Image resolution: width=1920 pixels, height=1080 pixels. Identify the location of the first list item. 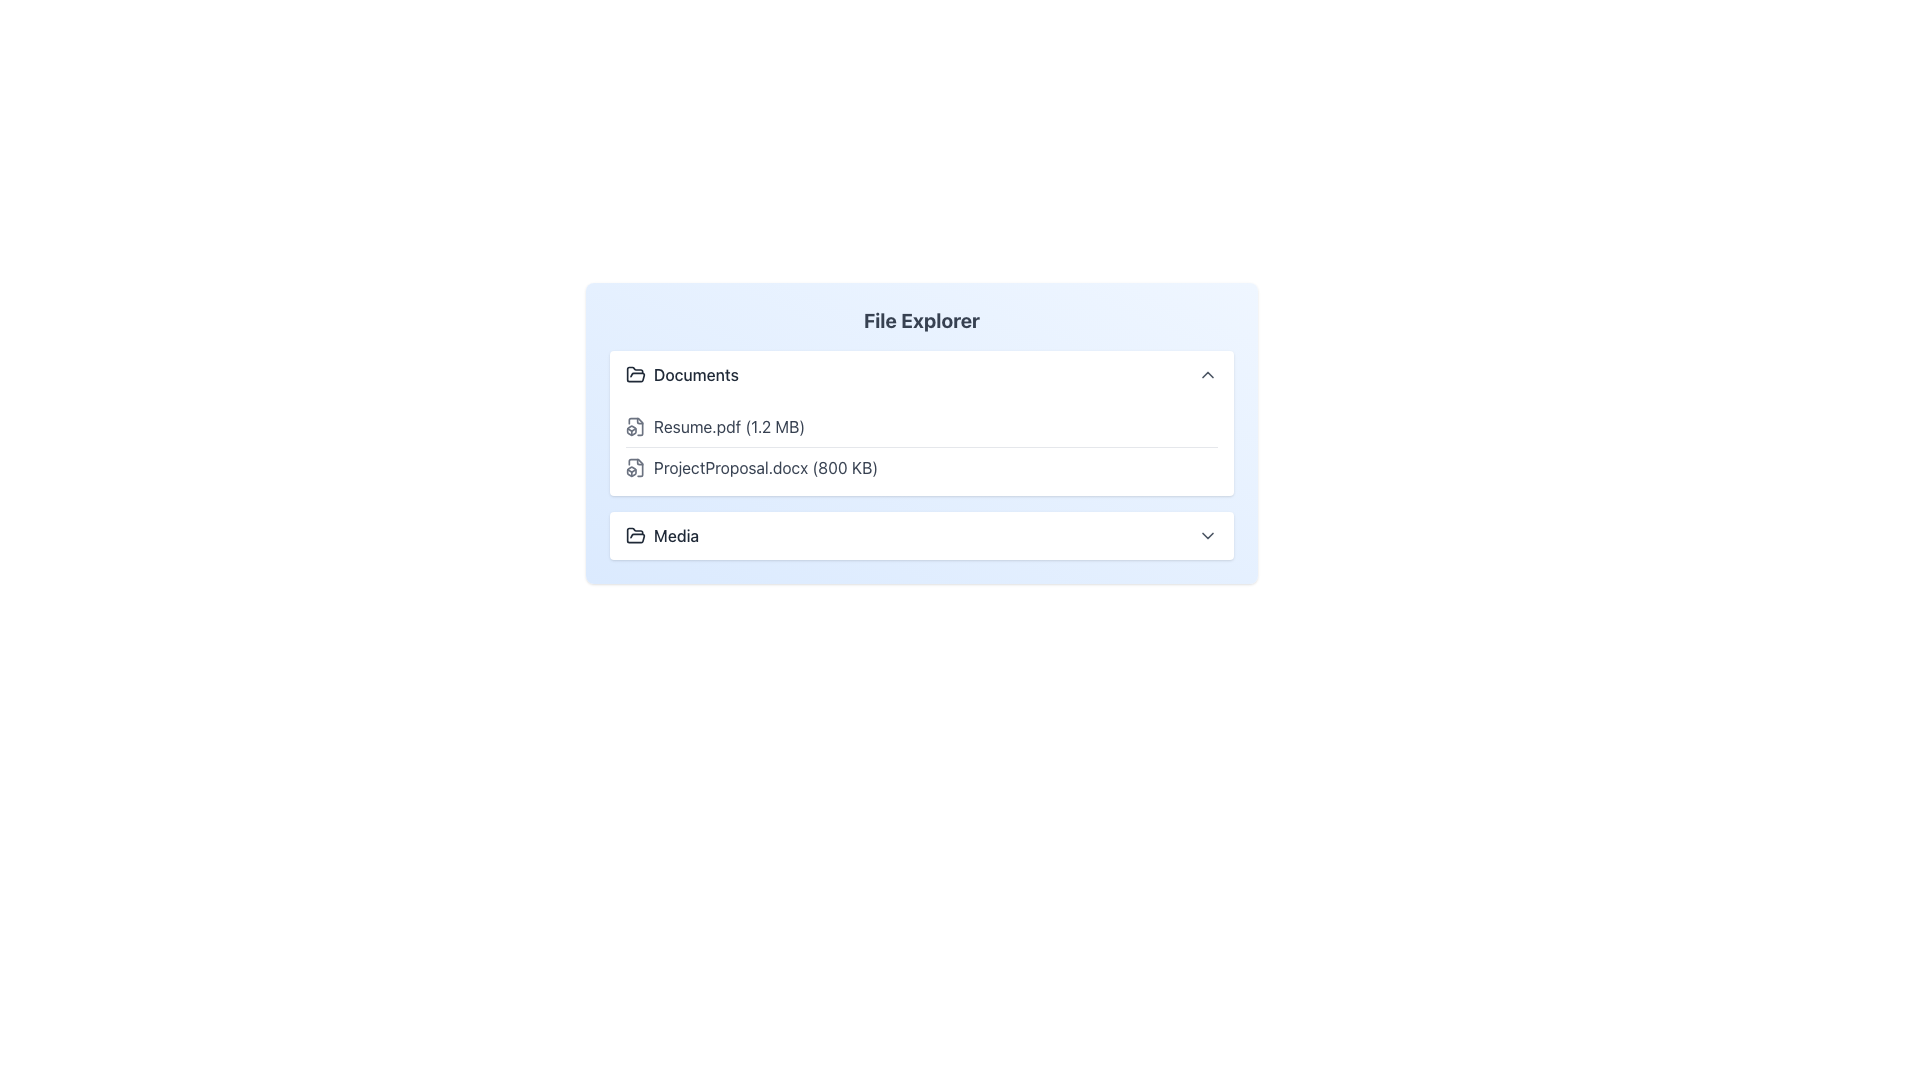
(920, 426).